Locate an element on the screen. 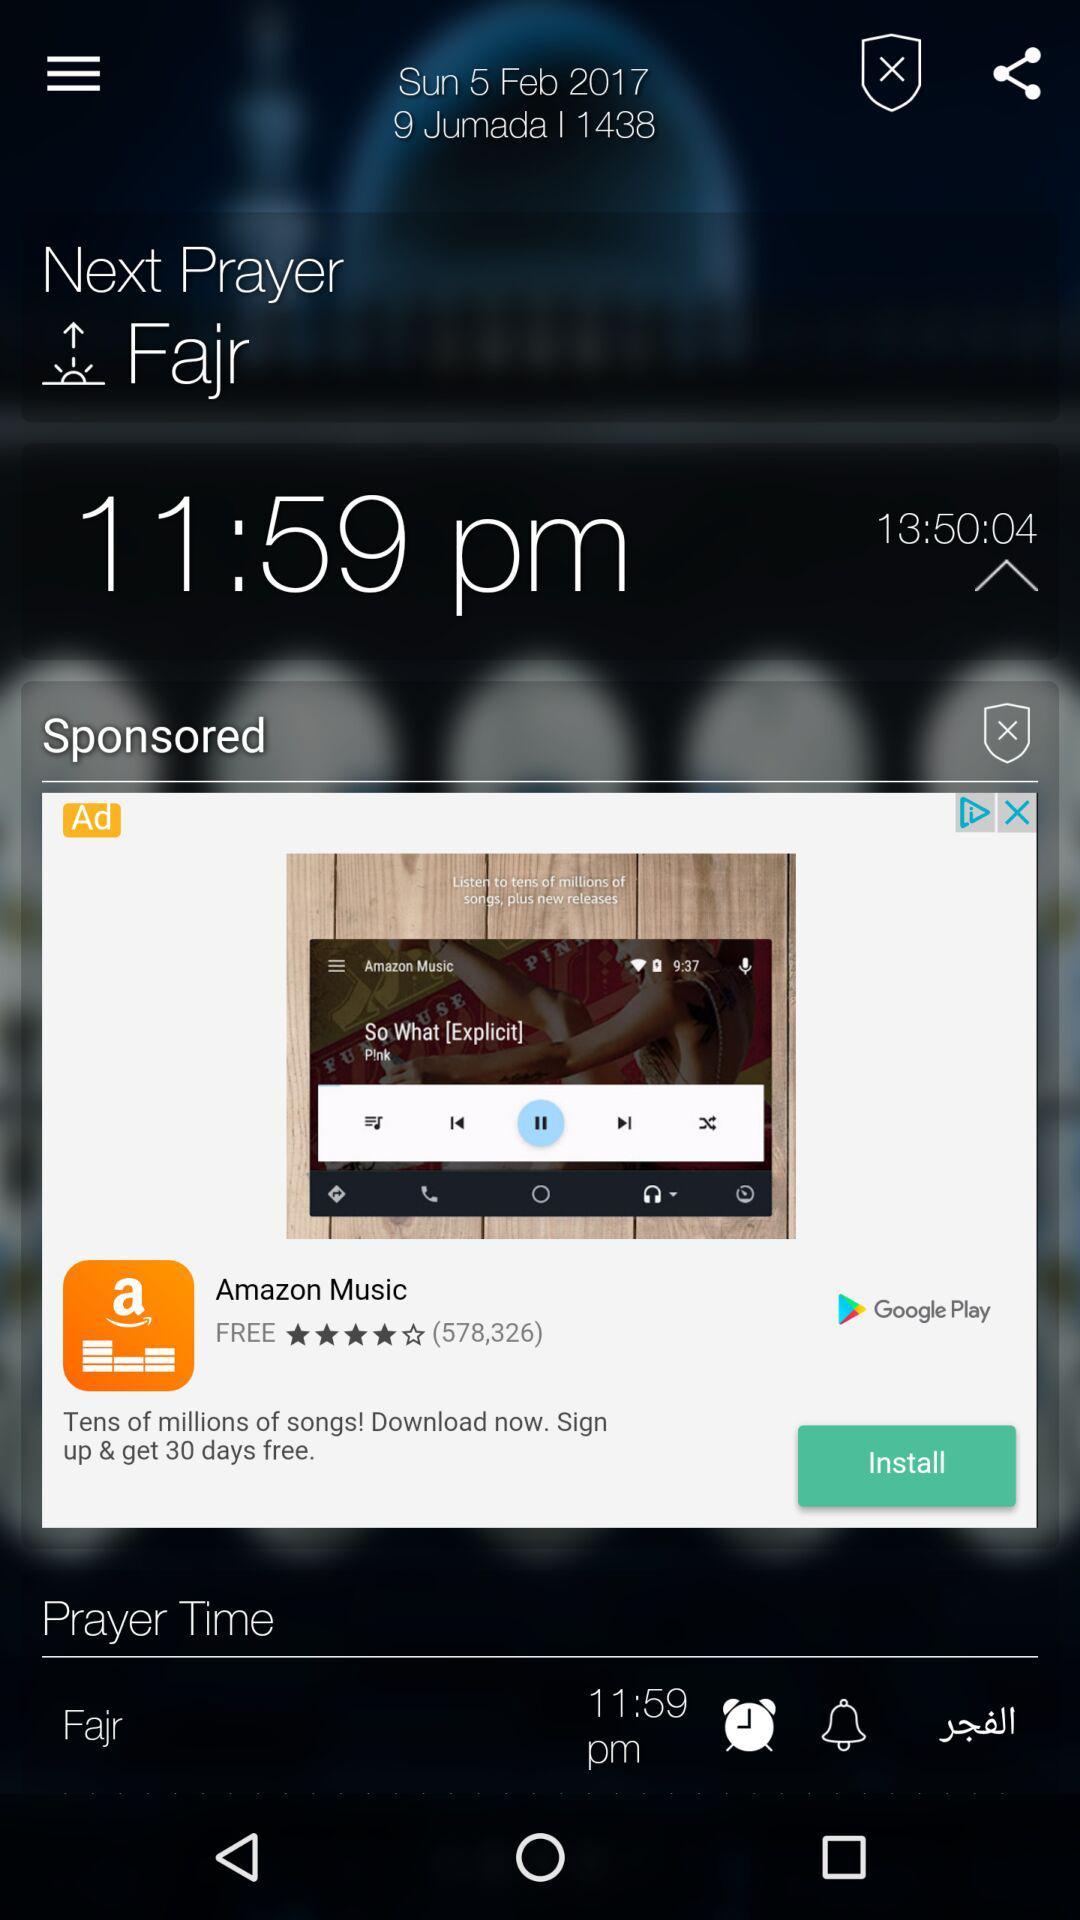 The image size is (1080, 1920). the icon next to the 13:50:04 item is located at coordinates (753, 551).